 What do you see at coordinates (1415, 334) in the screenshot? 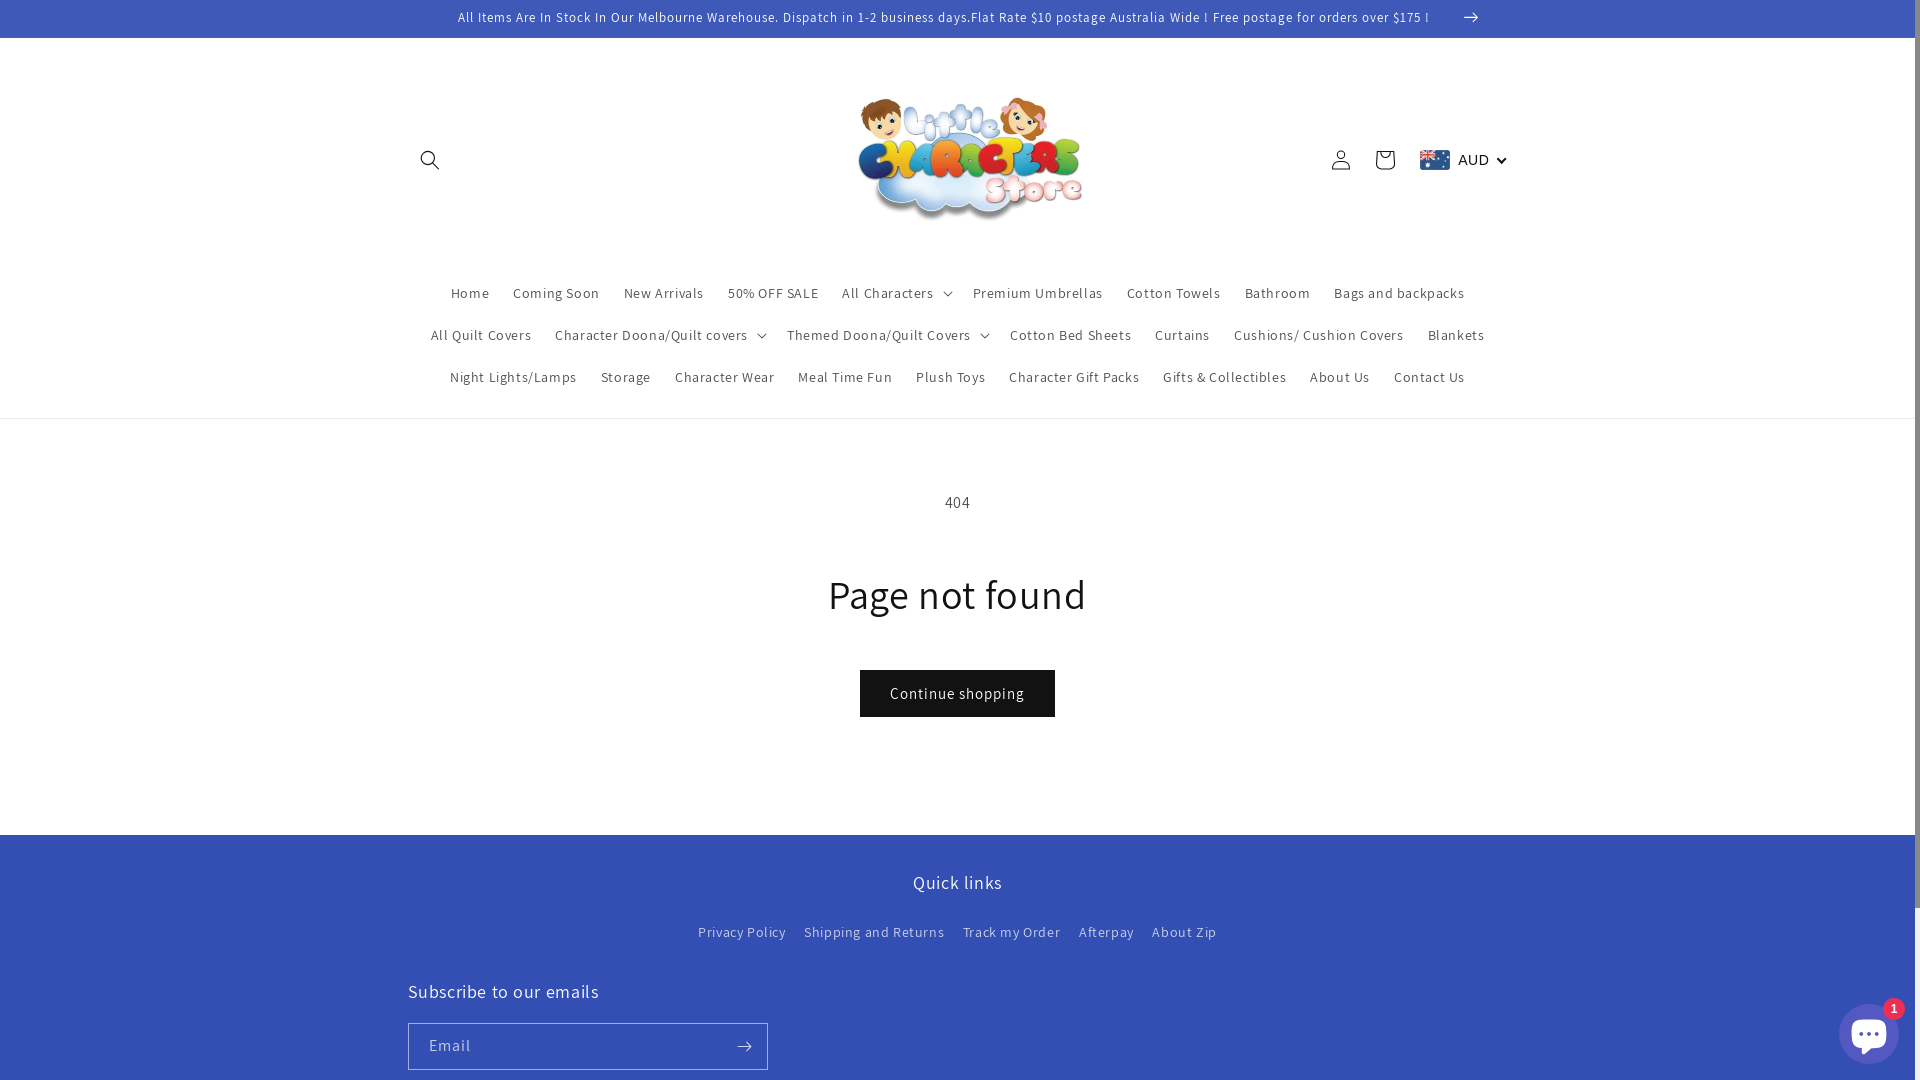
I see `'Blankets'` at bounding box center [1415, 334].